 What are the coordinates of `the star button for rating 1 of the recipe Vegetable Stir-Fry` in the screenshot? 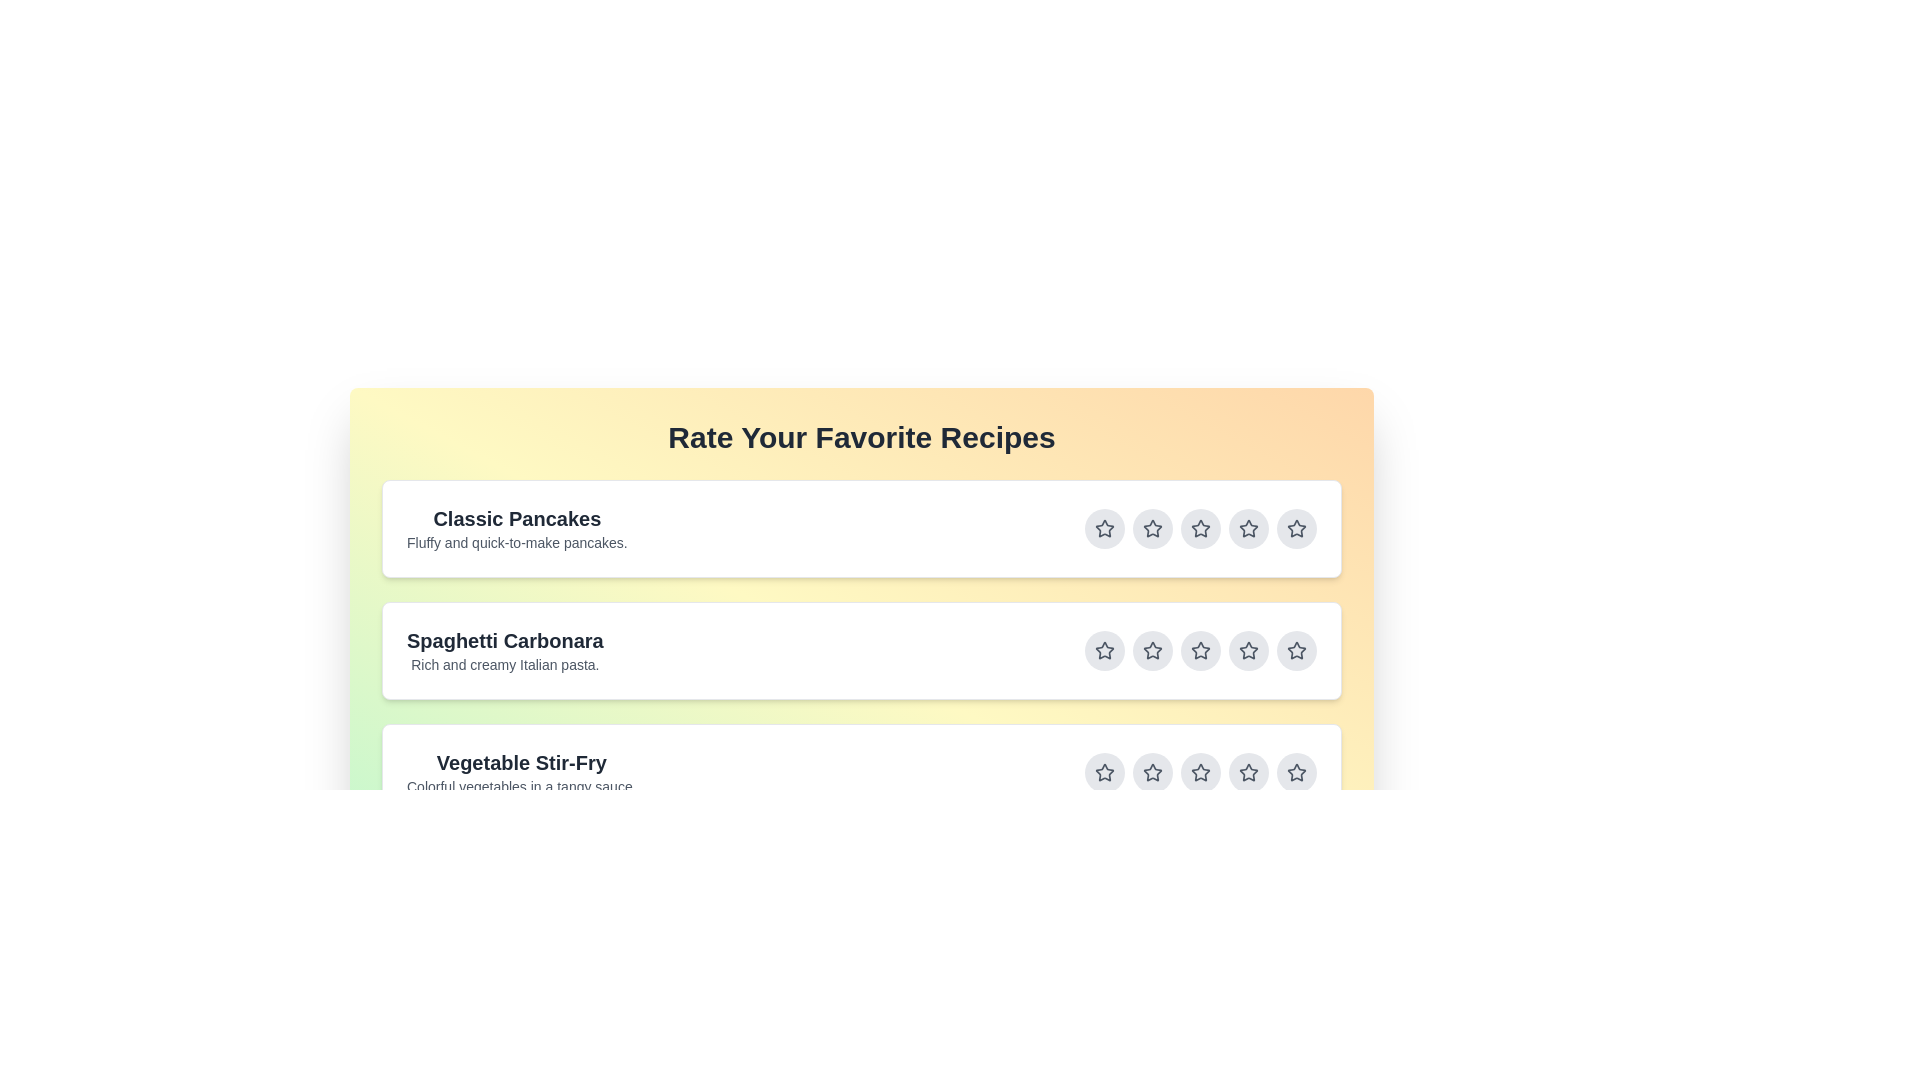 It's located at (1103, 771).